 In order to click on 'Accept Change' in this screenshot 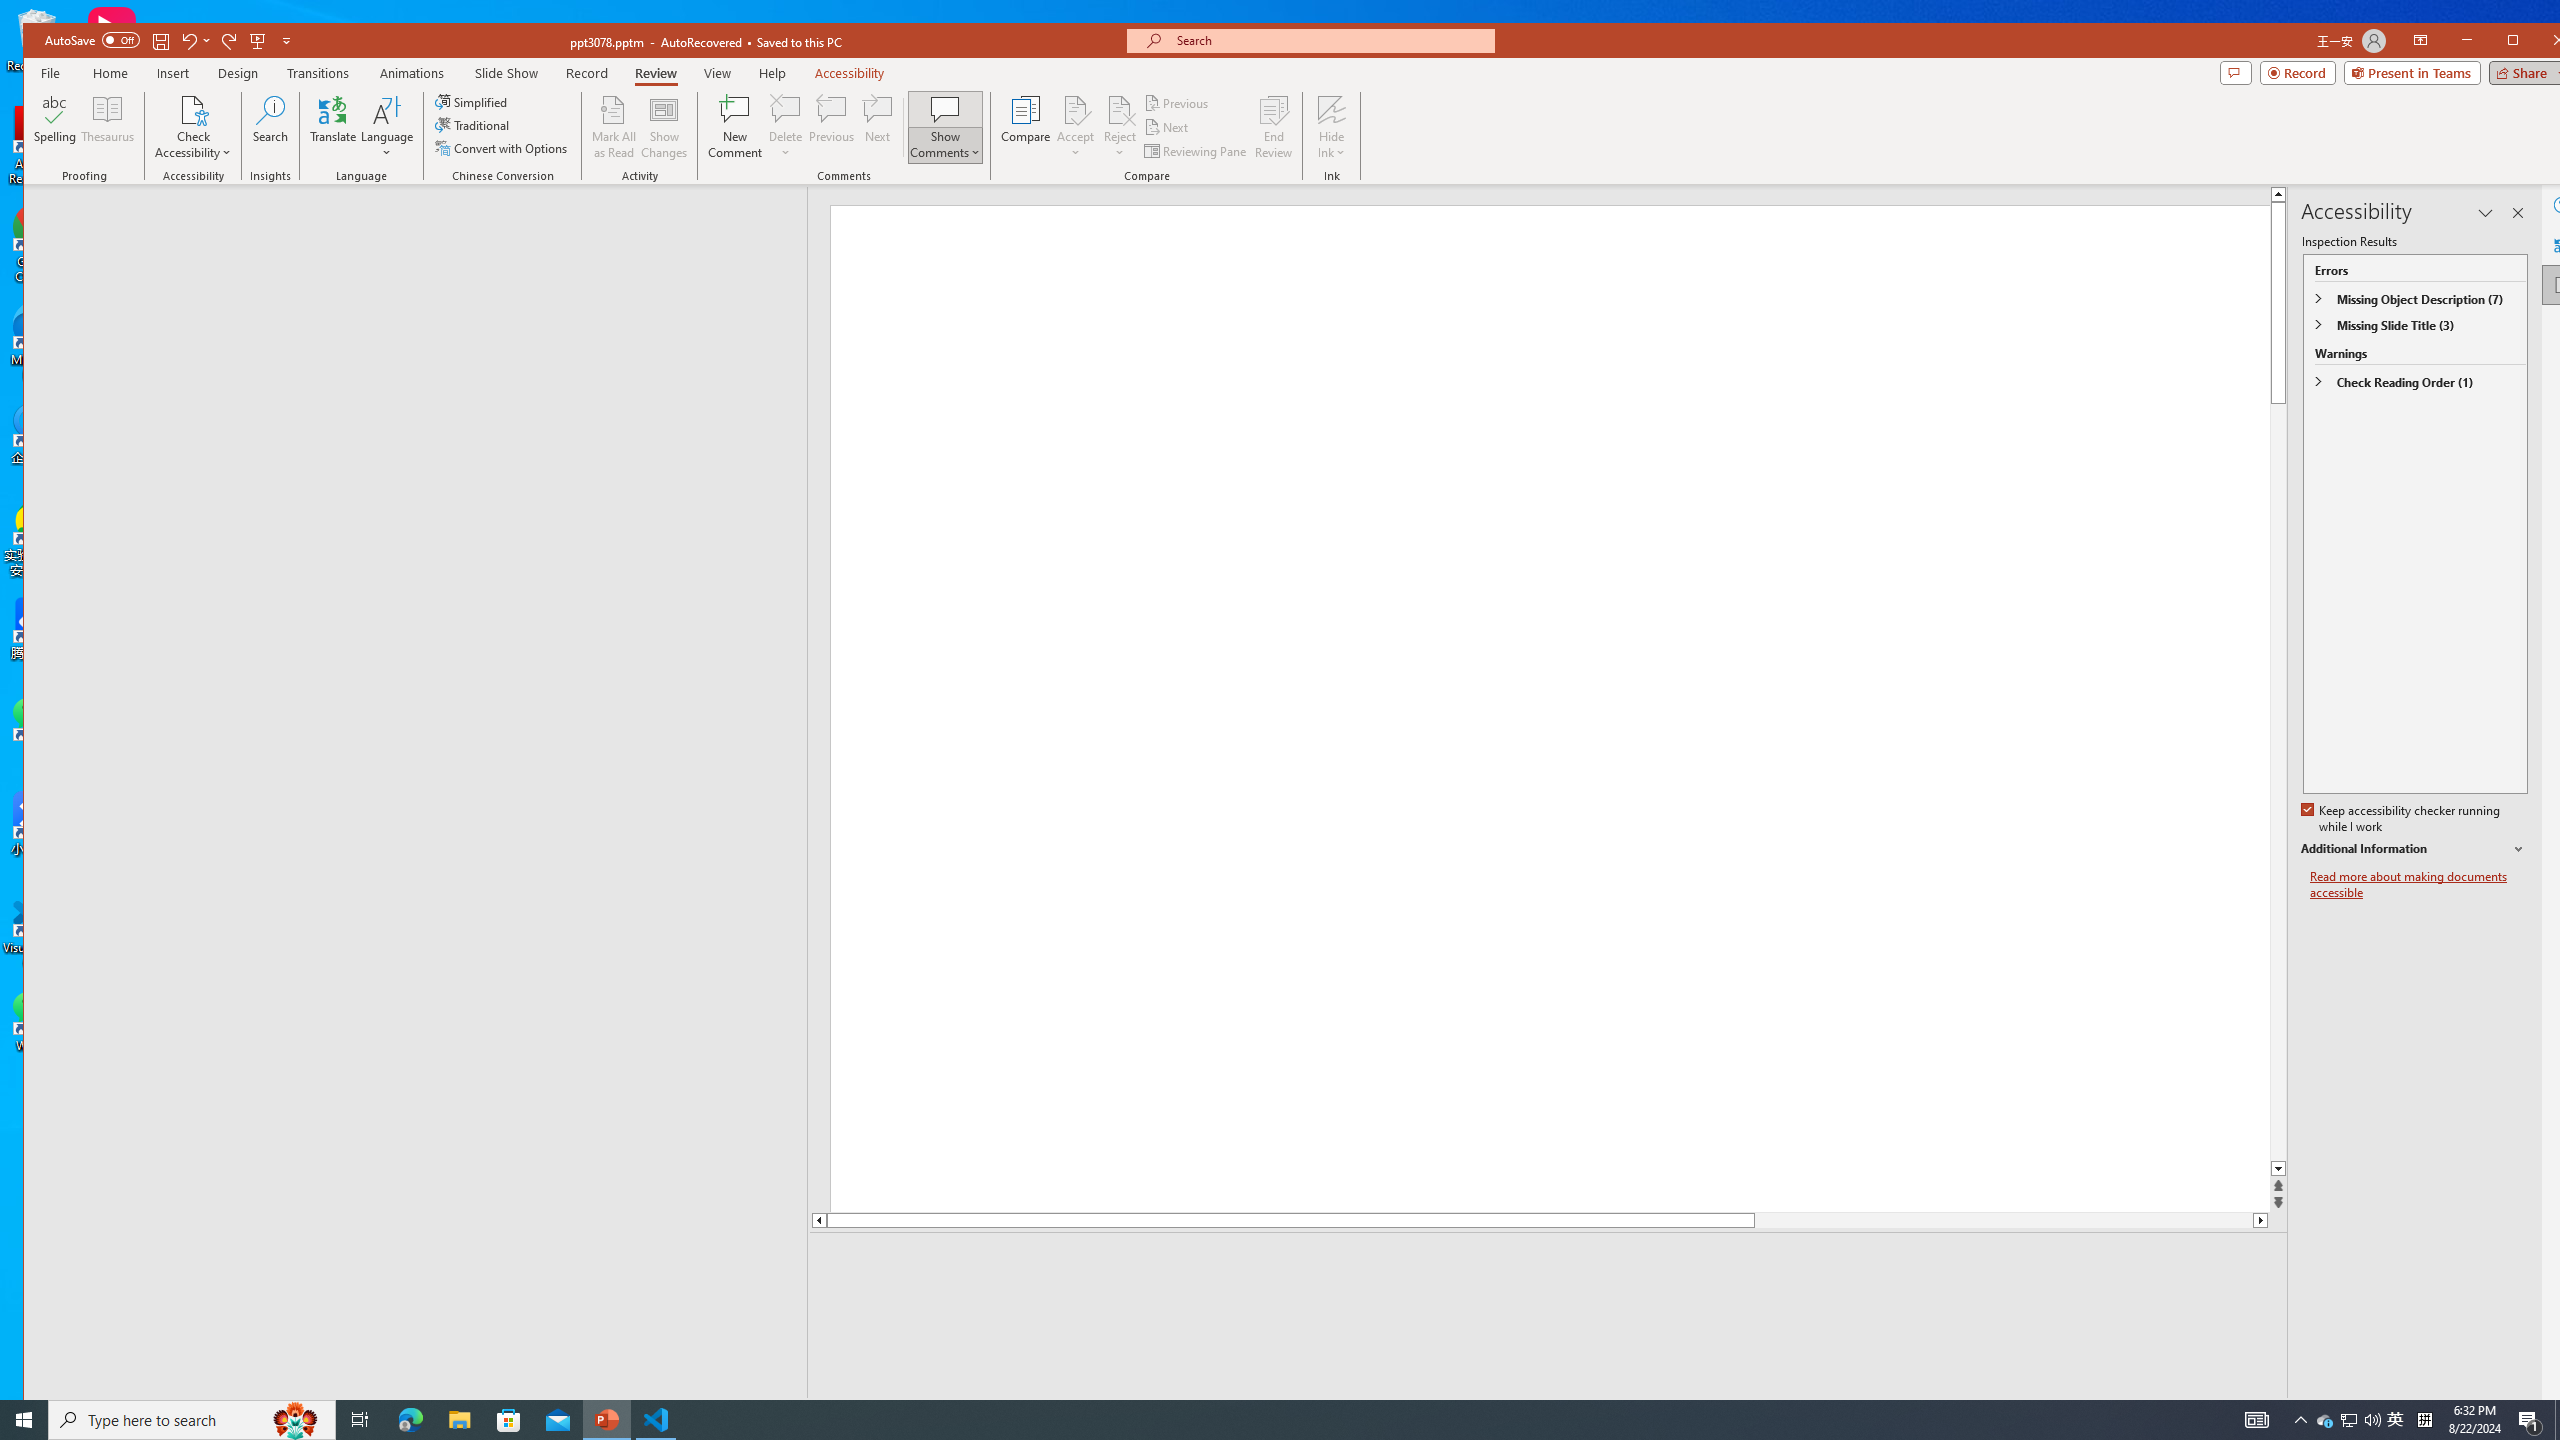, I will do `click(1076, 108)`.